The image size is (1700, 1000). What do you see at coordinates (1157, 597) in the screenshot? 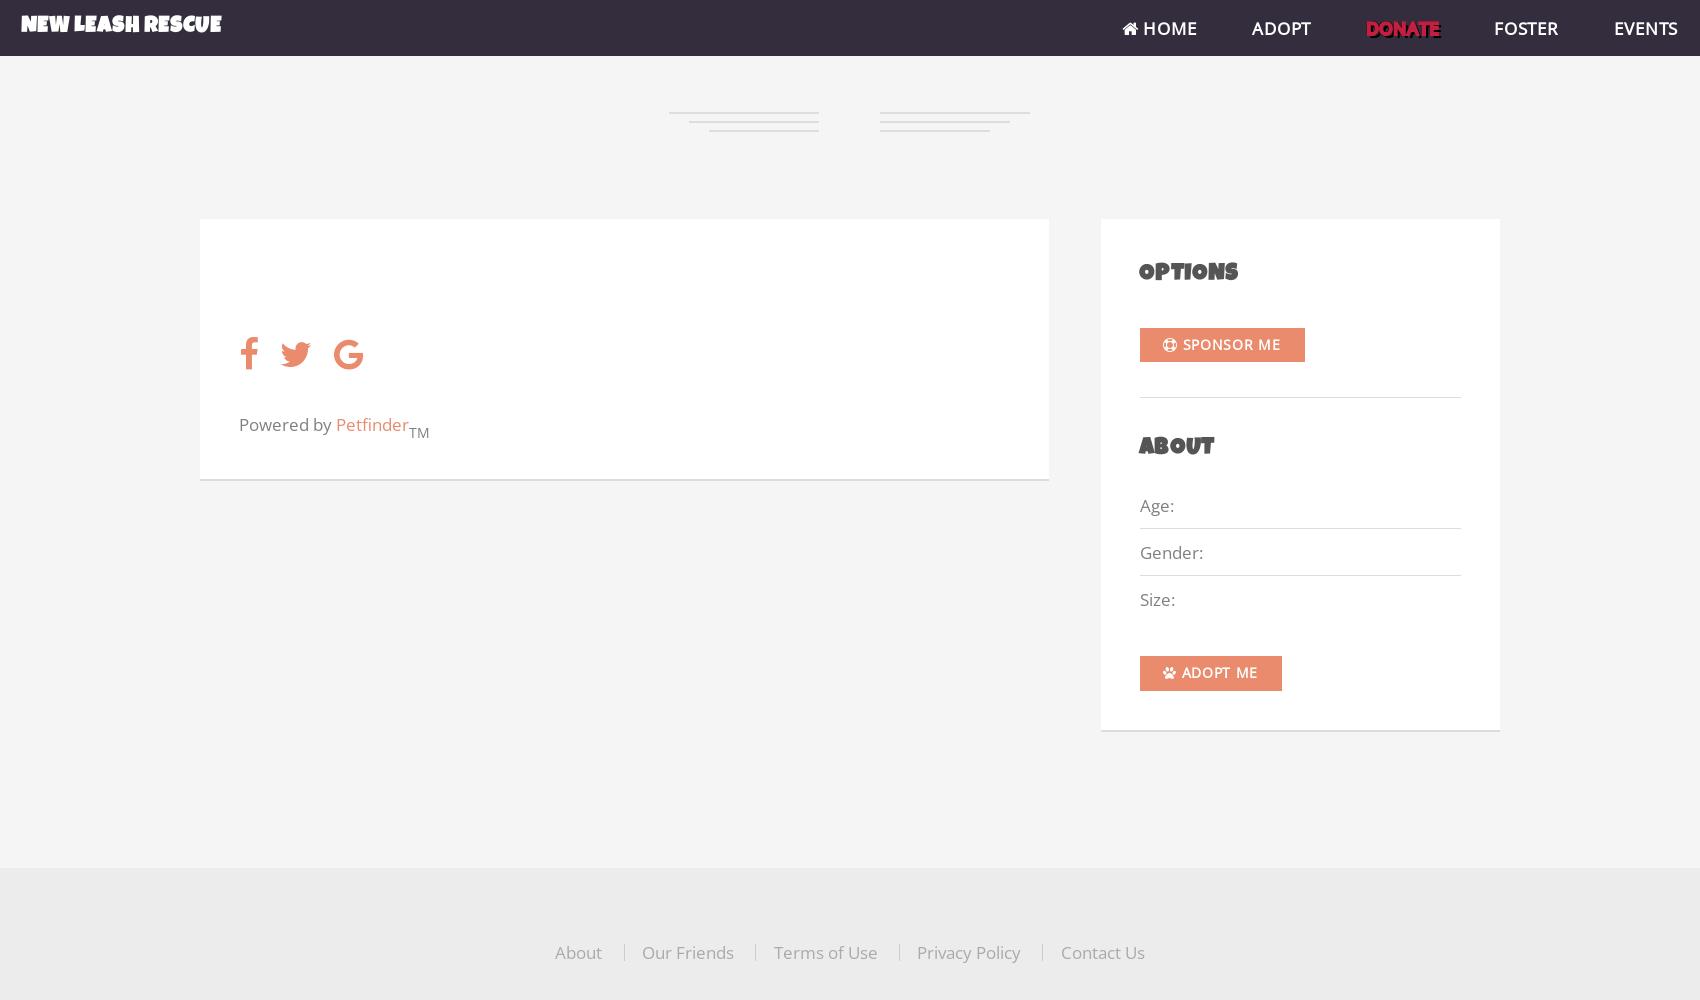
I see `'Size:'` at bounding box center [1157, 597].